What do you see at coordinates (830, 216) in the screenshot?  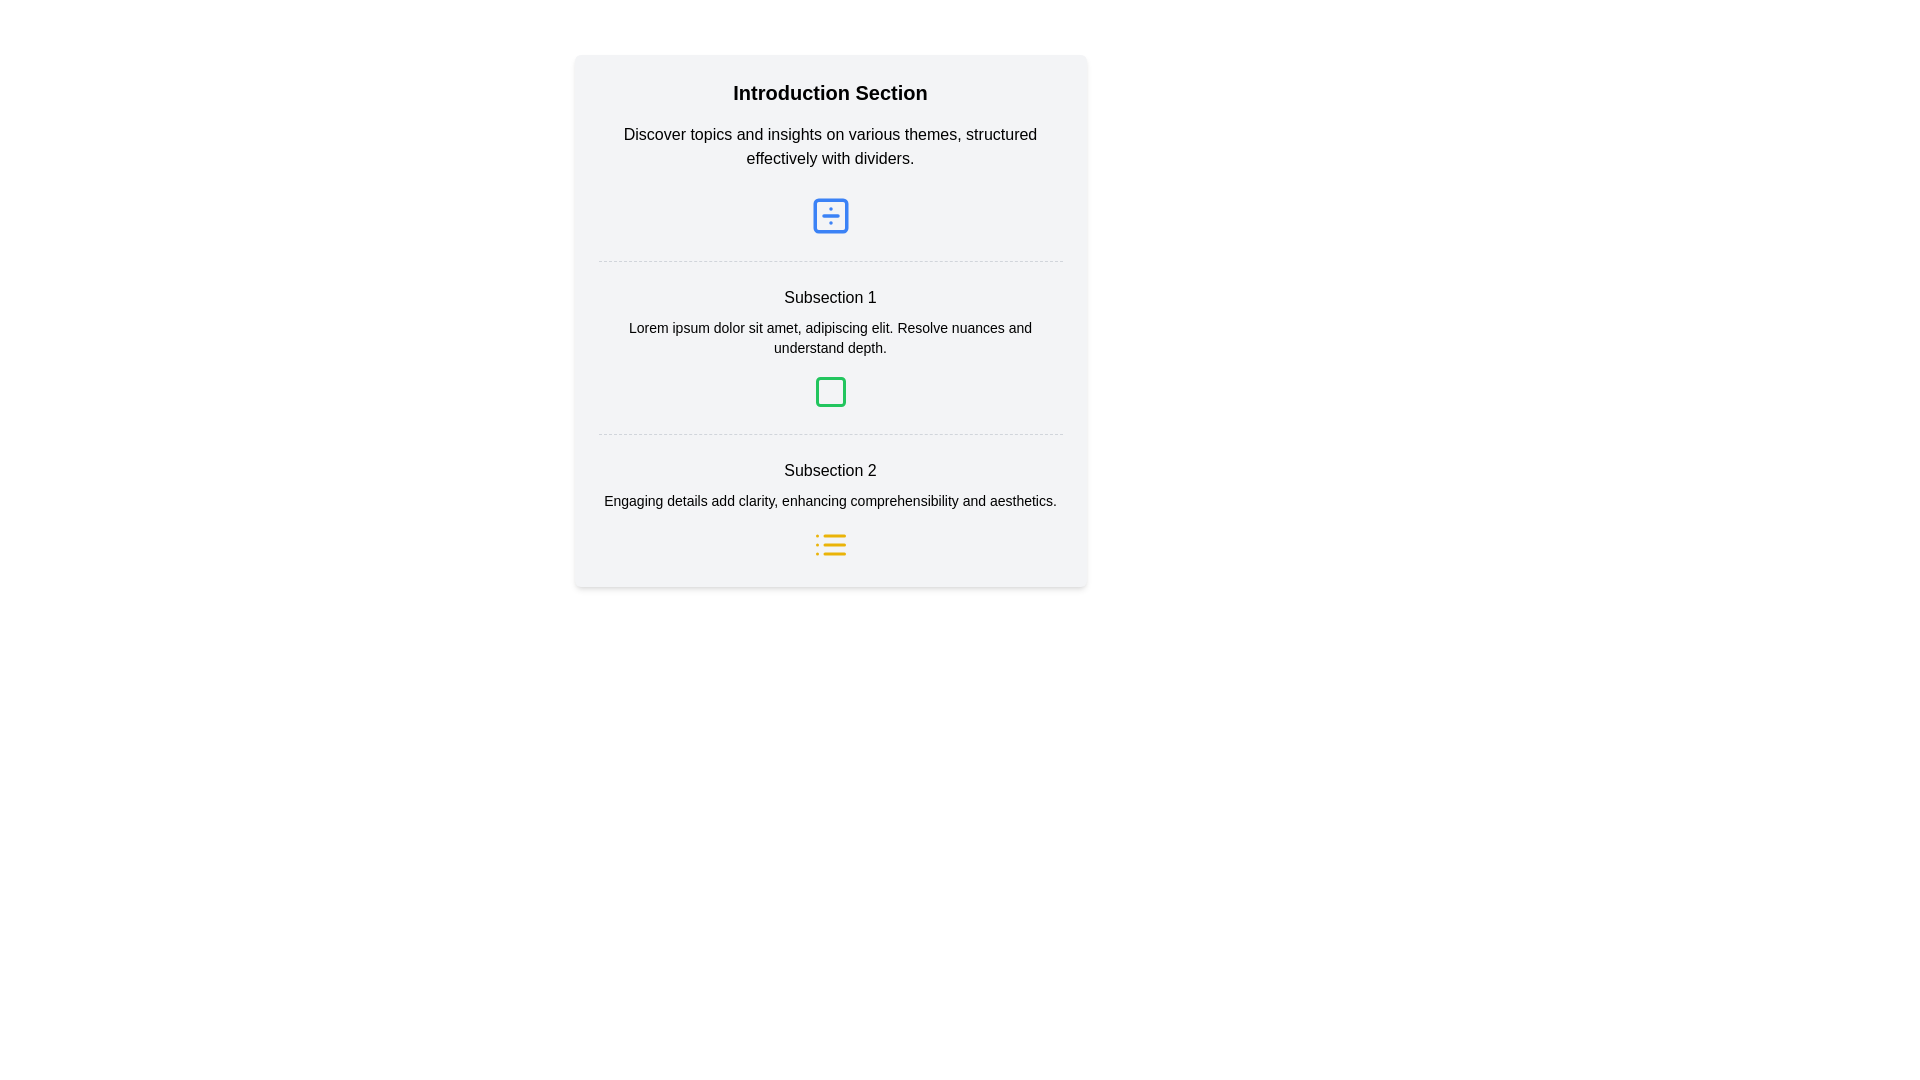 I see `the square-shaped icon with a dividing cross design located in the 'Introduction Section' between the section title and the description text` at bounding box center [830, 216].